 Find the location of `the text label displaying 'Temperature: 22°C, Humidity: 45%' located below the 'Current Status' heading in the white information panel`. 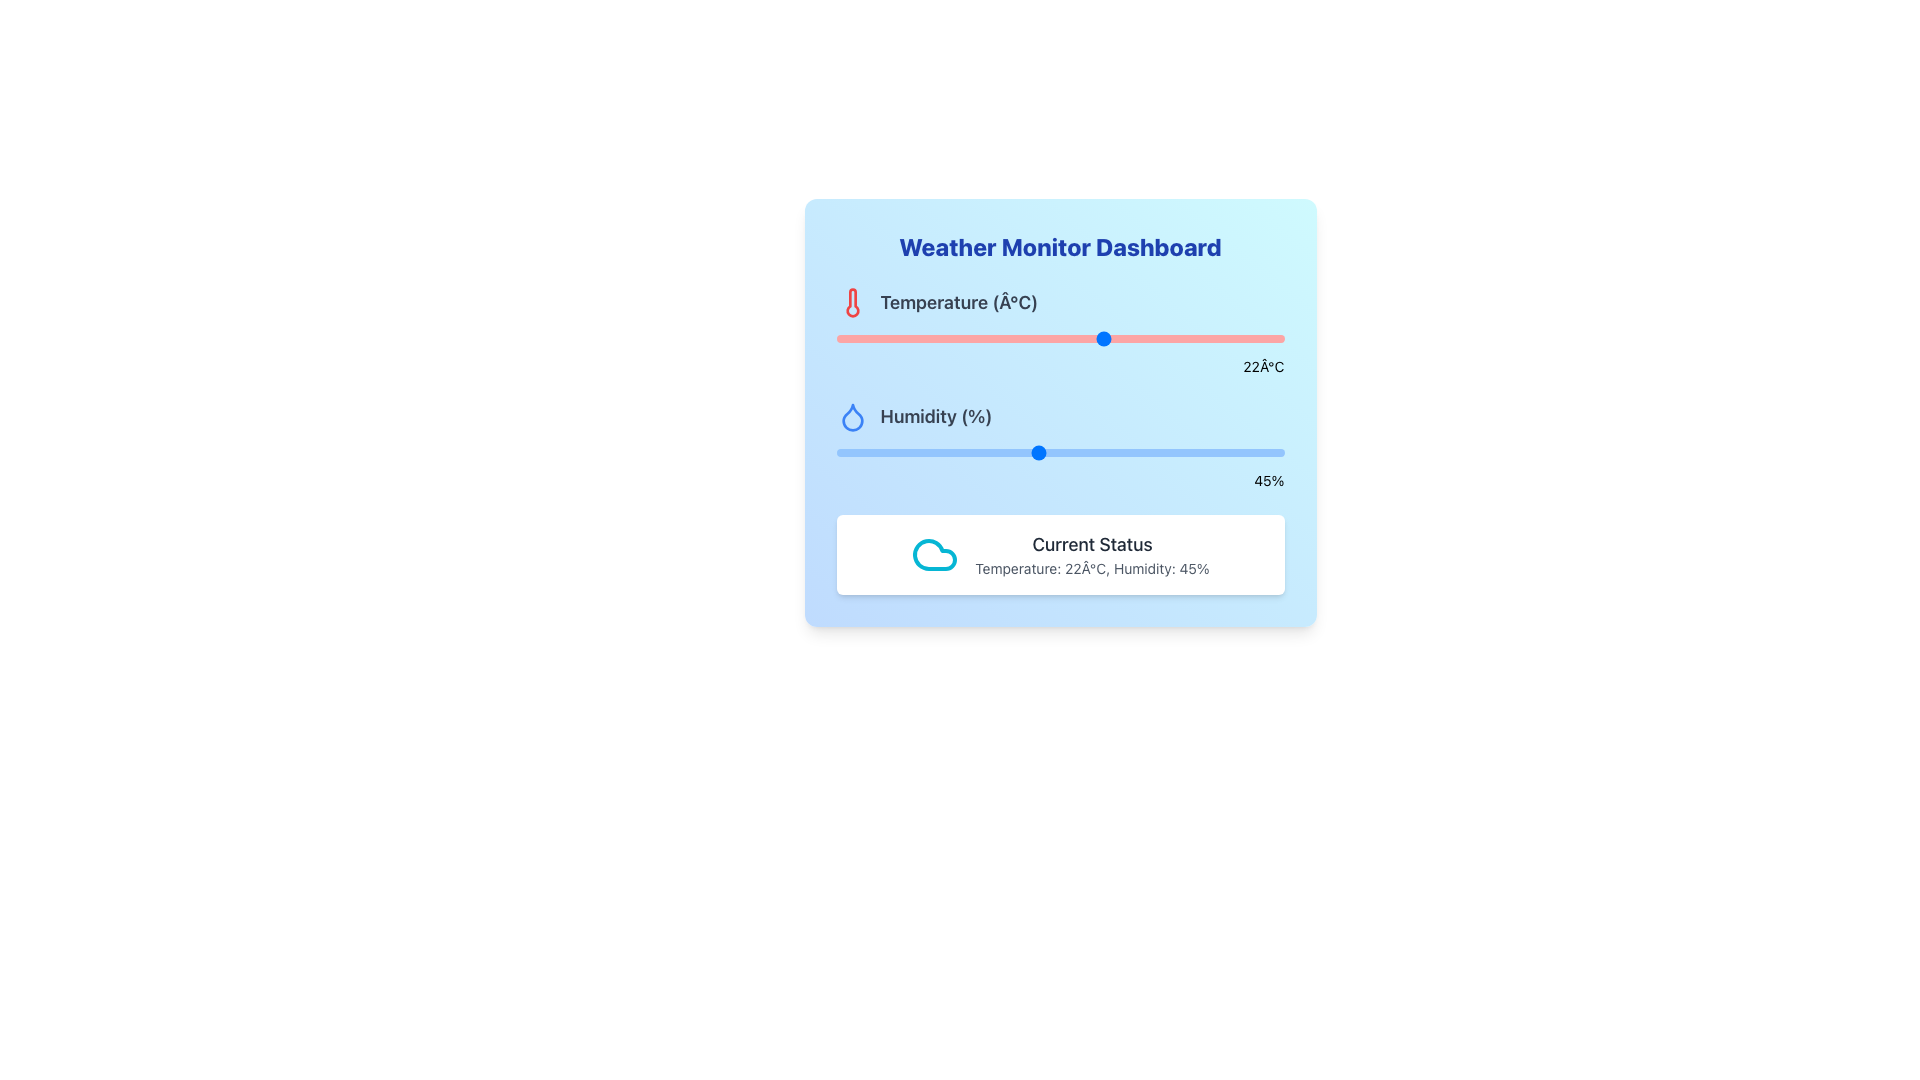

the text label displaying 'Temperature: 22°C, Humidity: 45%' located below the 'Current Status' heading in the white information panel is located at coordinates (1091, 569).